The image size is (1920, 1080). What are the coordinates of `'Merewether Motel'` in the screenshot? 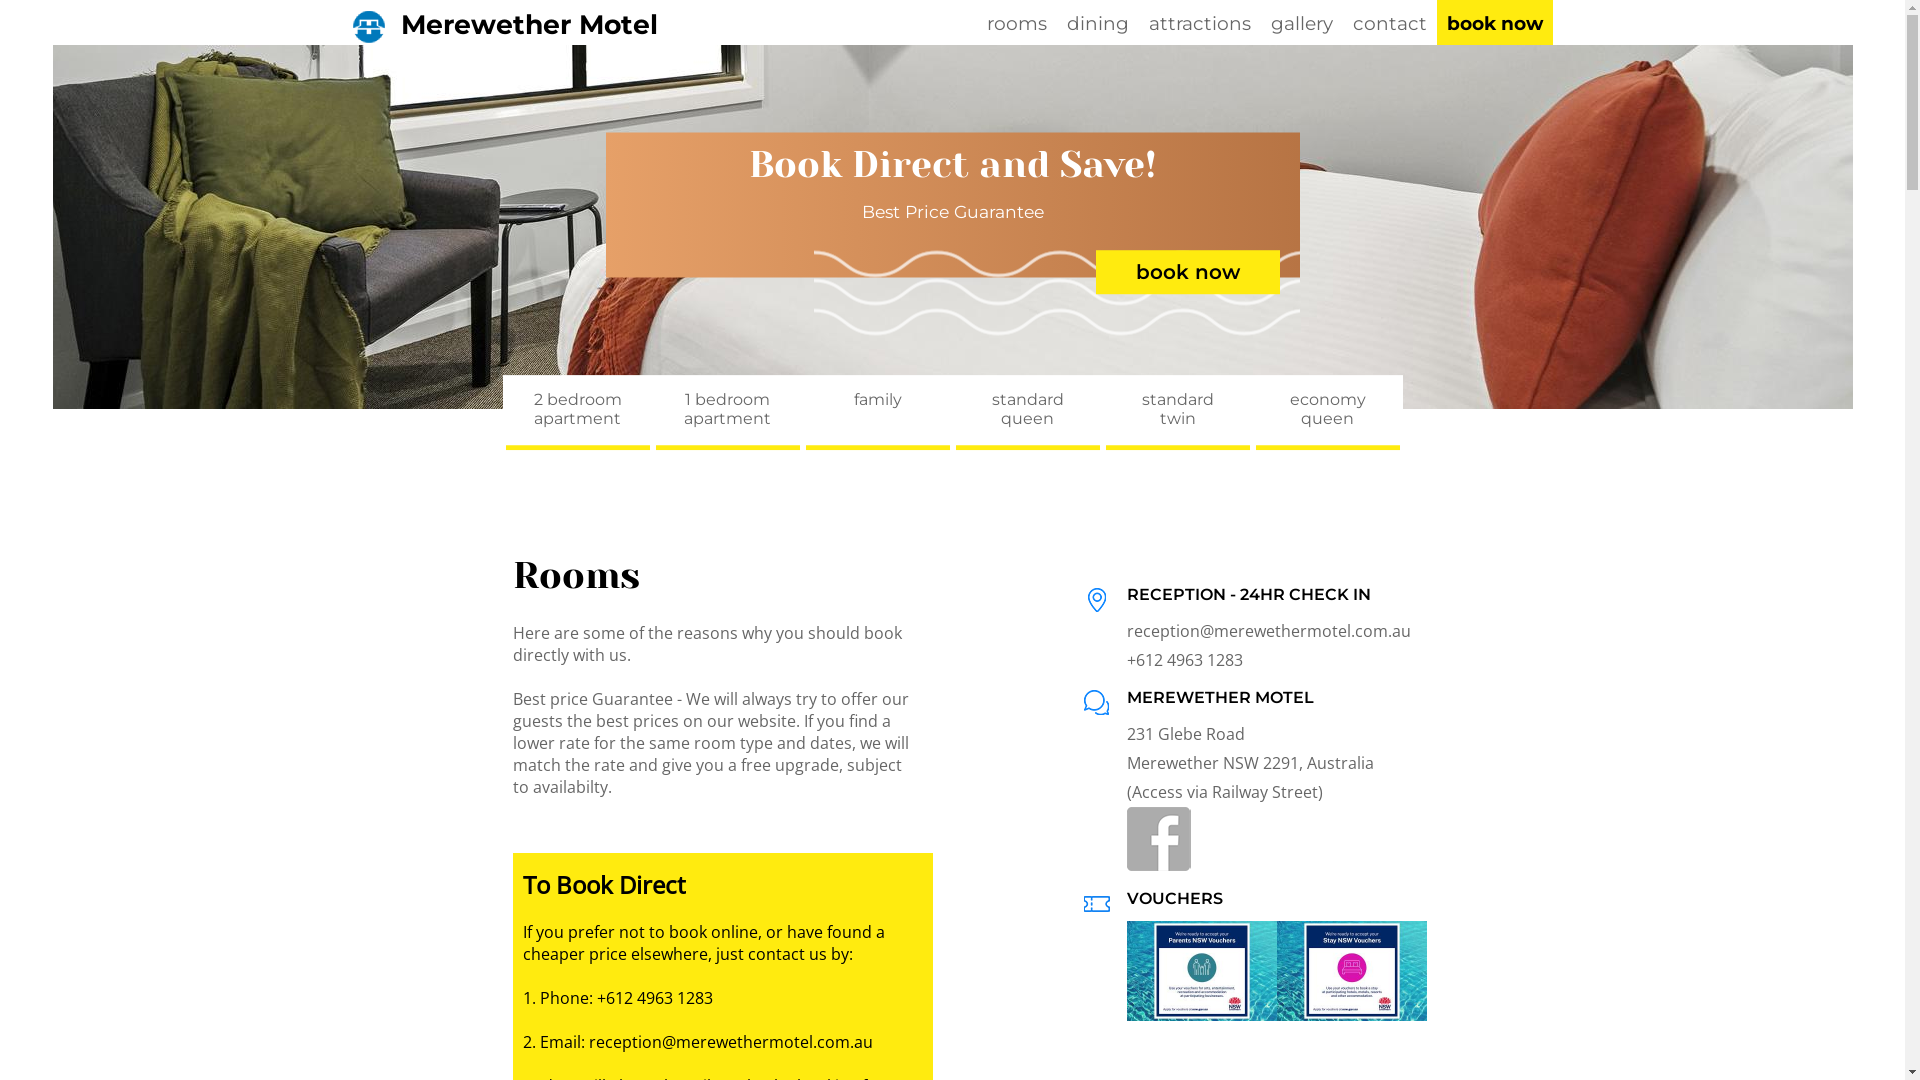 It's located at (504, 26).